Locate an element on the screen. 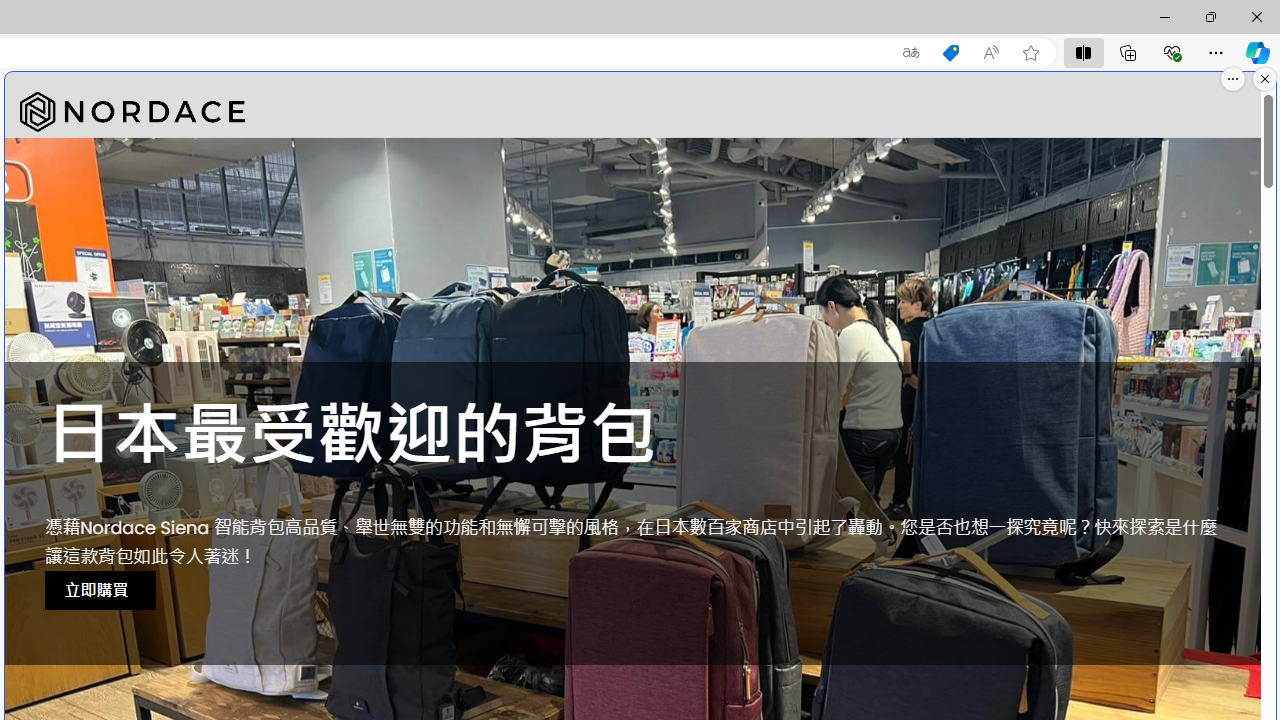  'Restore' is located at coordinates (1209, 16).